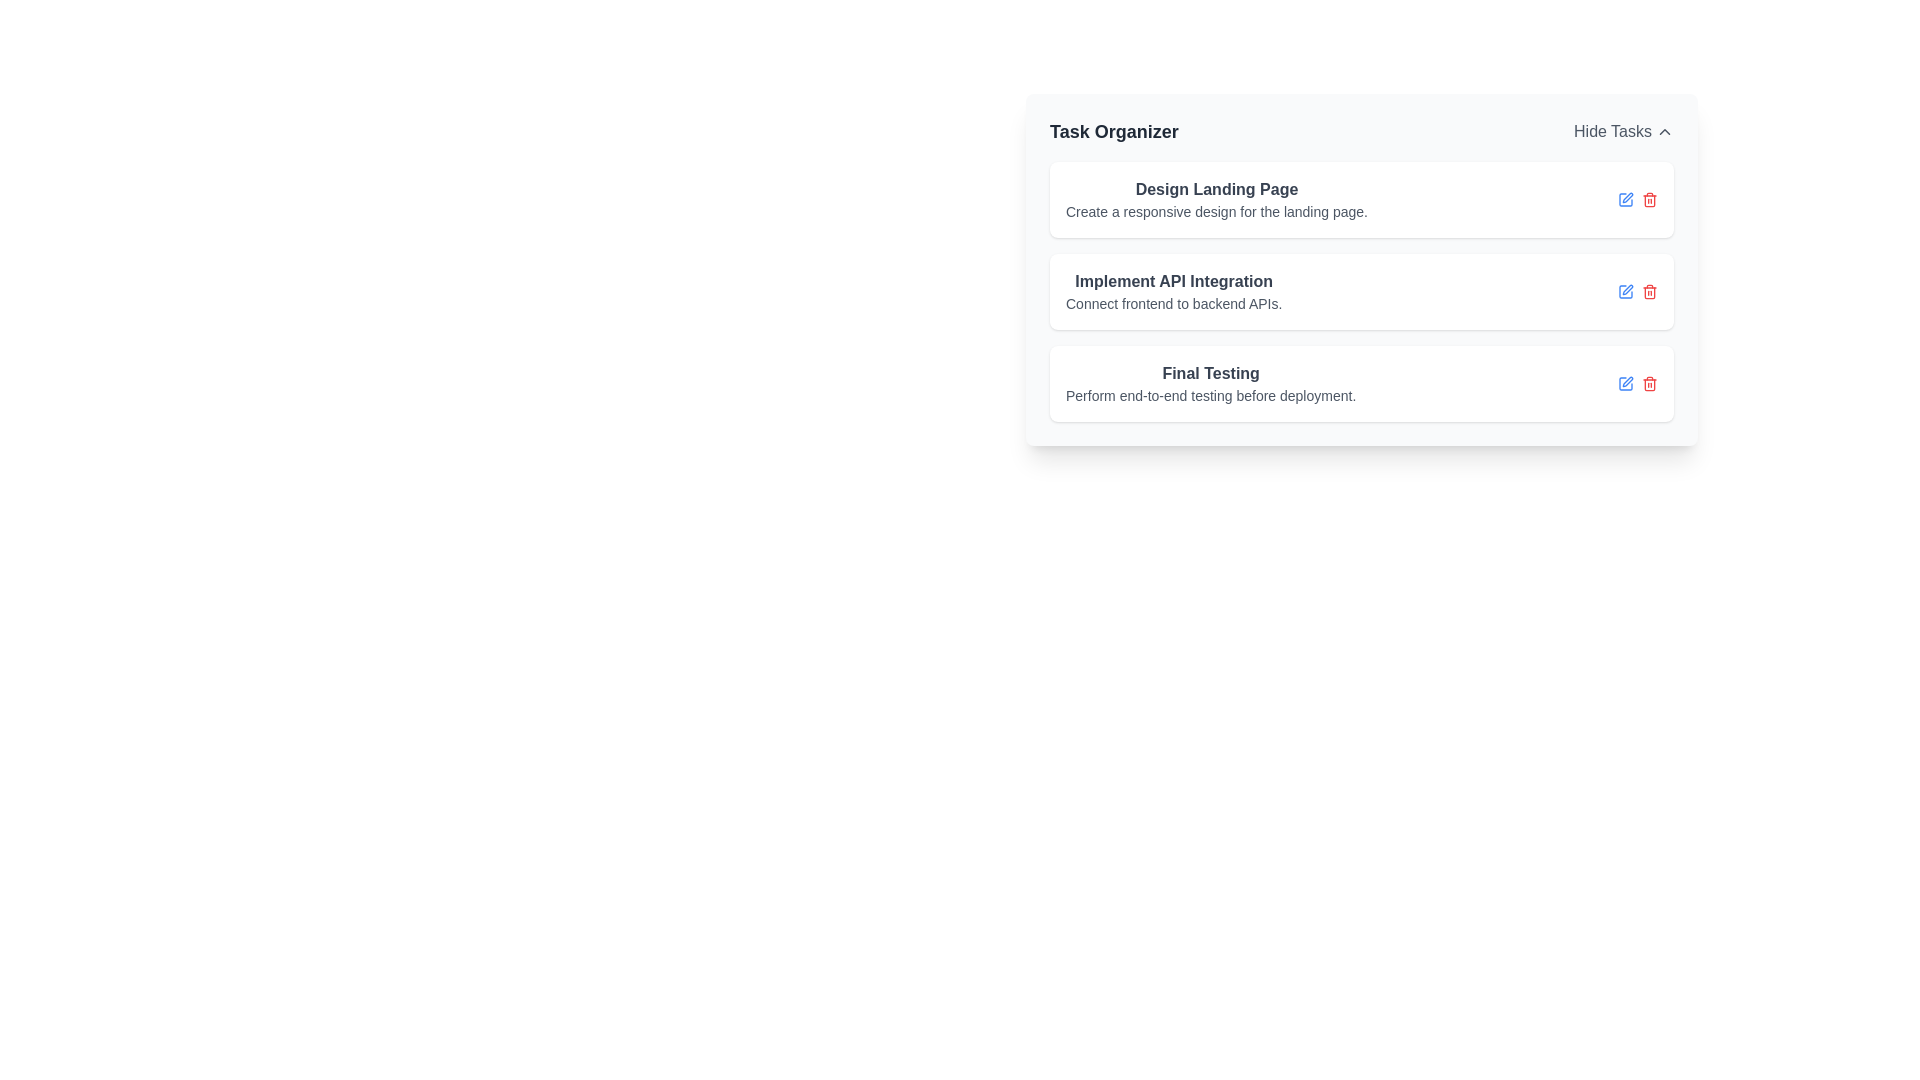 This screenshot has width=1920, height=1080. I want to click on text content of the Text Label representing the task entry for end-to-end testing, located in the 'Task Organizer' section as the third entry in the list, so click(1210, 384).